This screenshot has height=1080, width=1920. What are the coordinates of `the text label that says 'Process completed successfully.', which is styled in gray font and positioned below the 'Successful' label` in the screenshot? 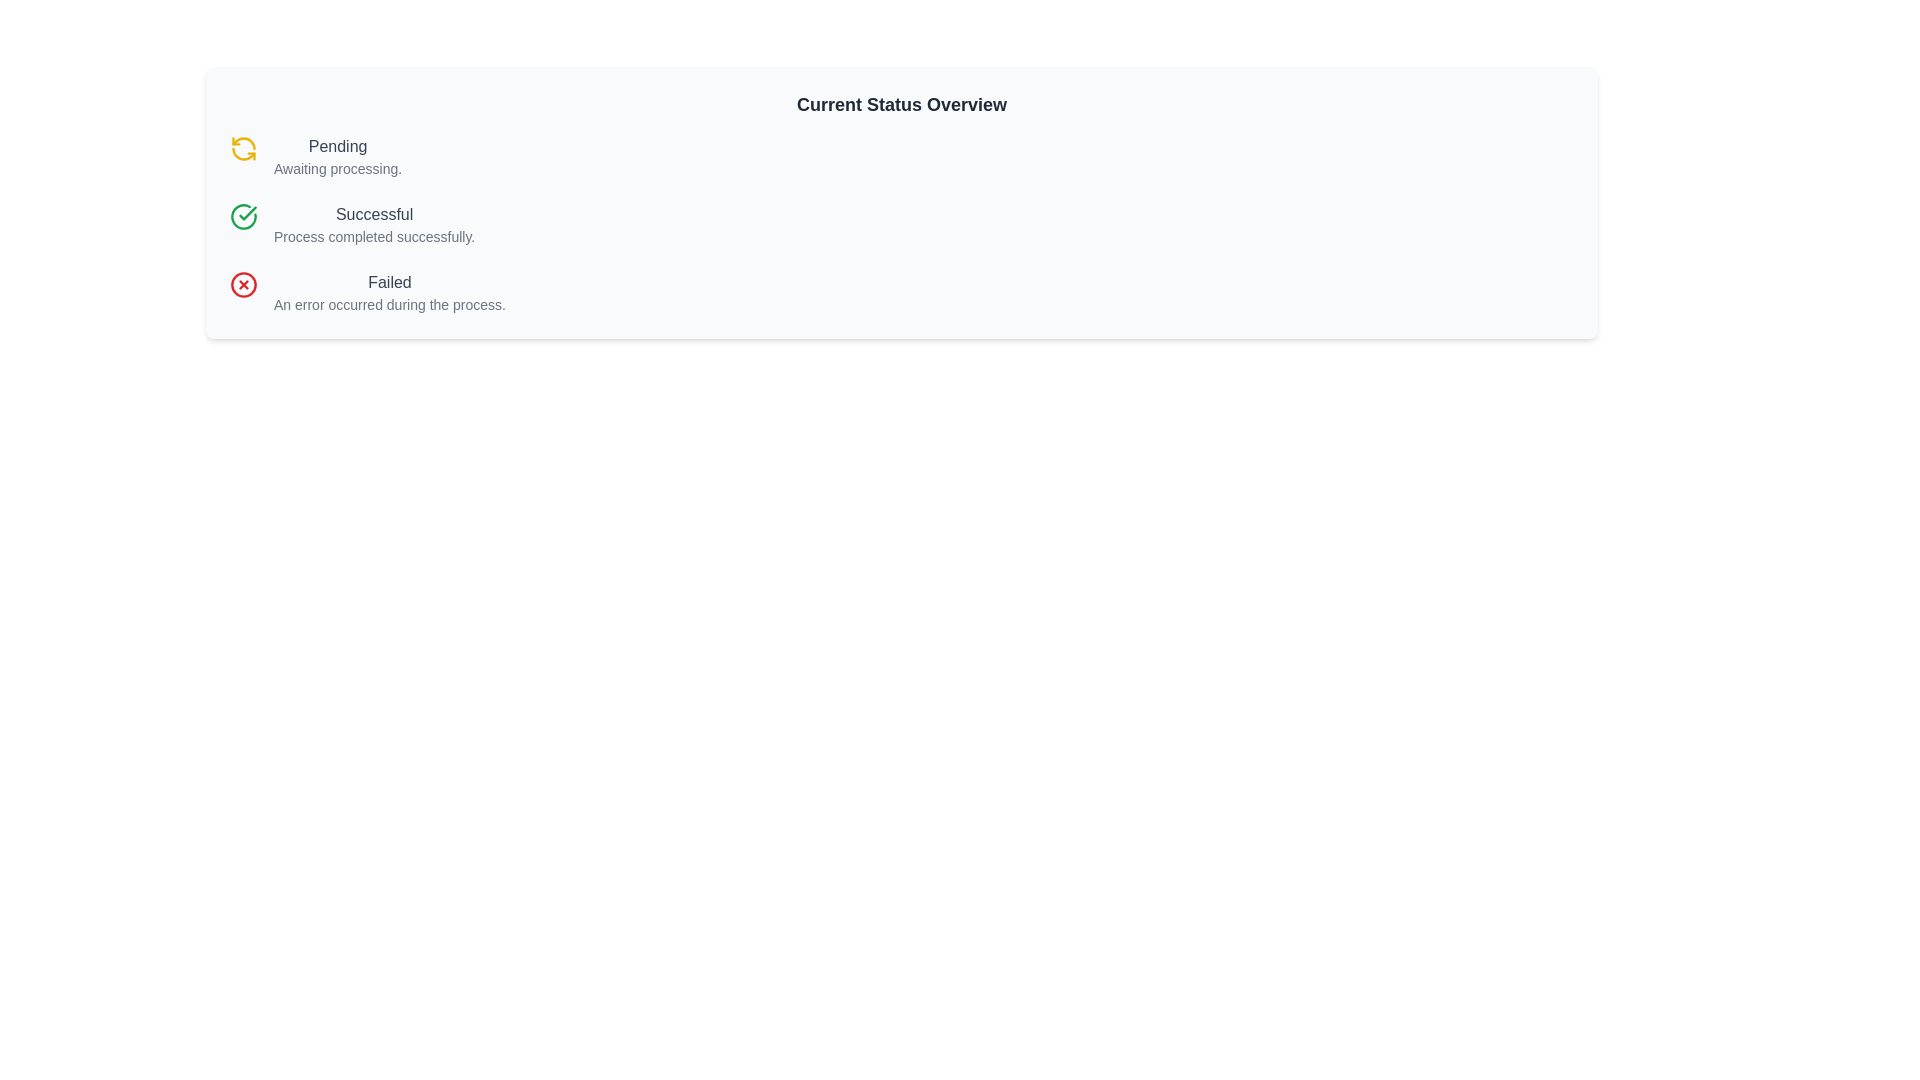 It's located at (374, 235).